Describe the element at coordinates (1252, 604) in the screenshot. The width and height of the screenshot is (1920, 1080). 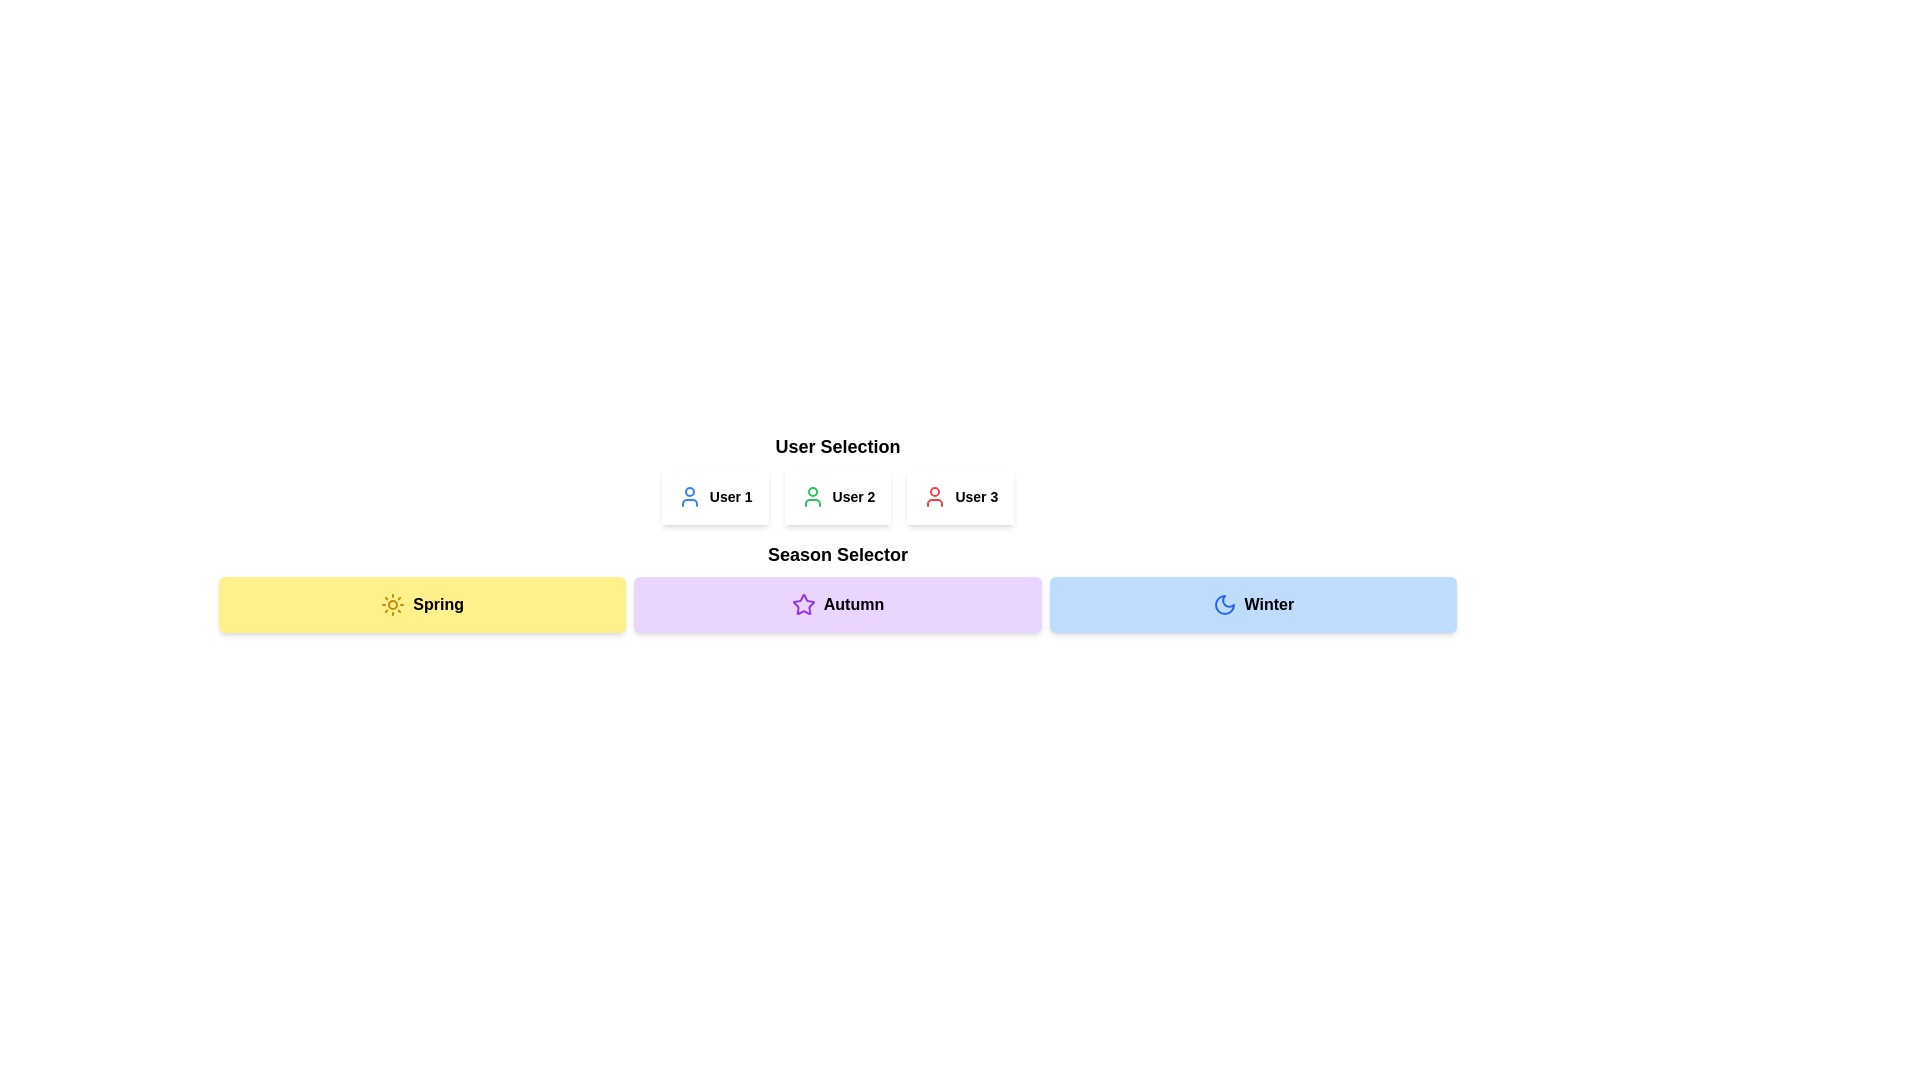
I see `the 'Winter' season selection button, which is the rightmost button in a horizontal list located below the 'Season Selector' section` at that location.